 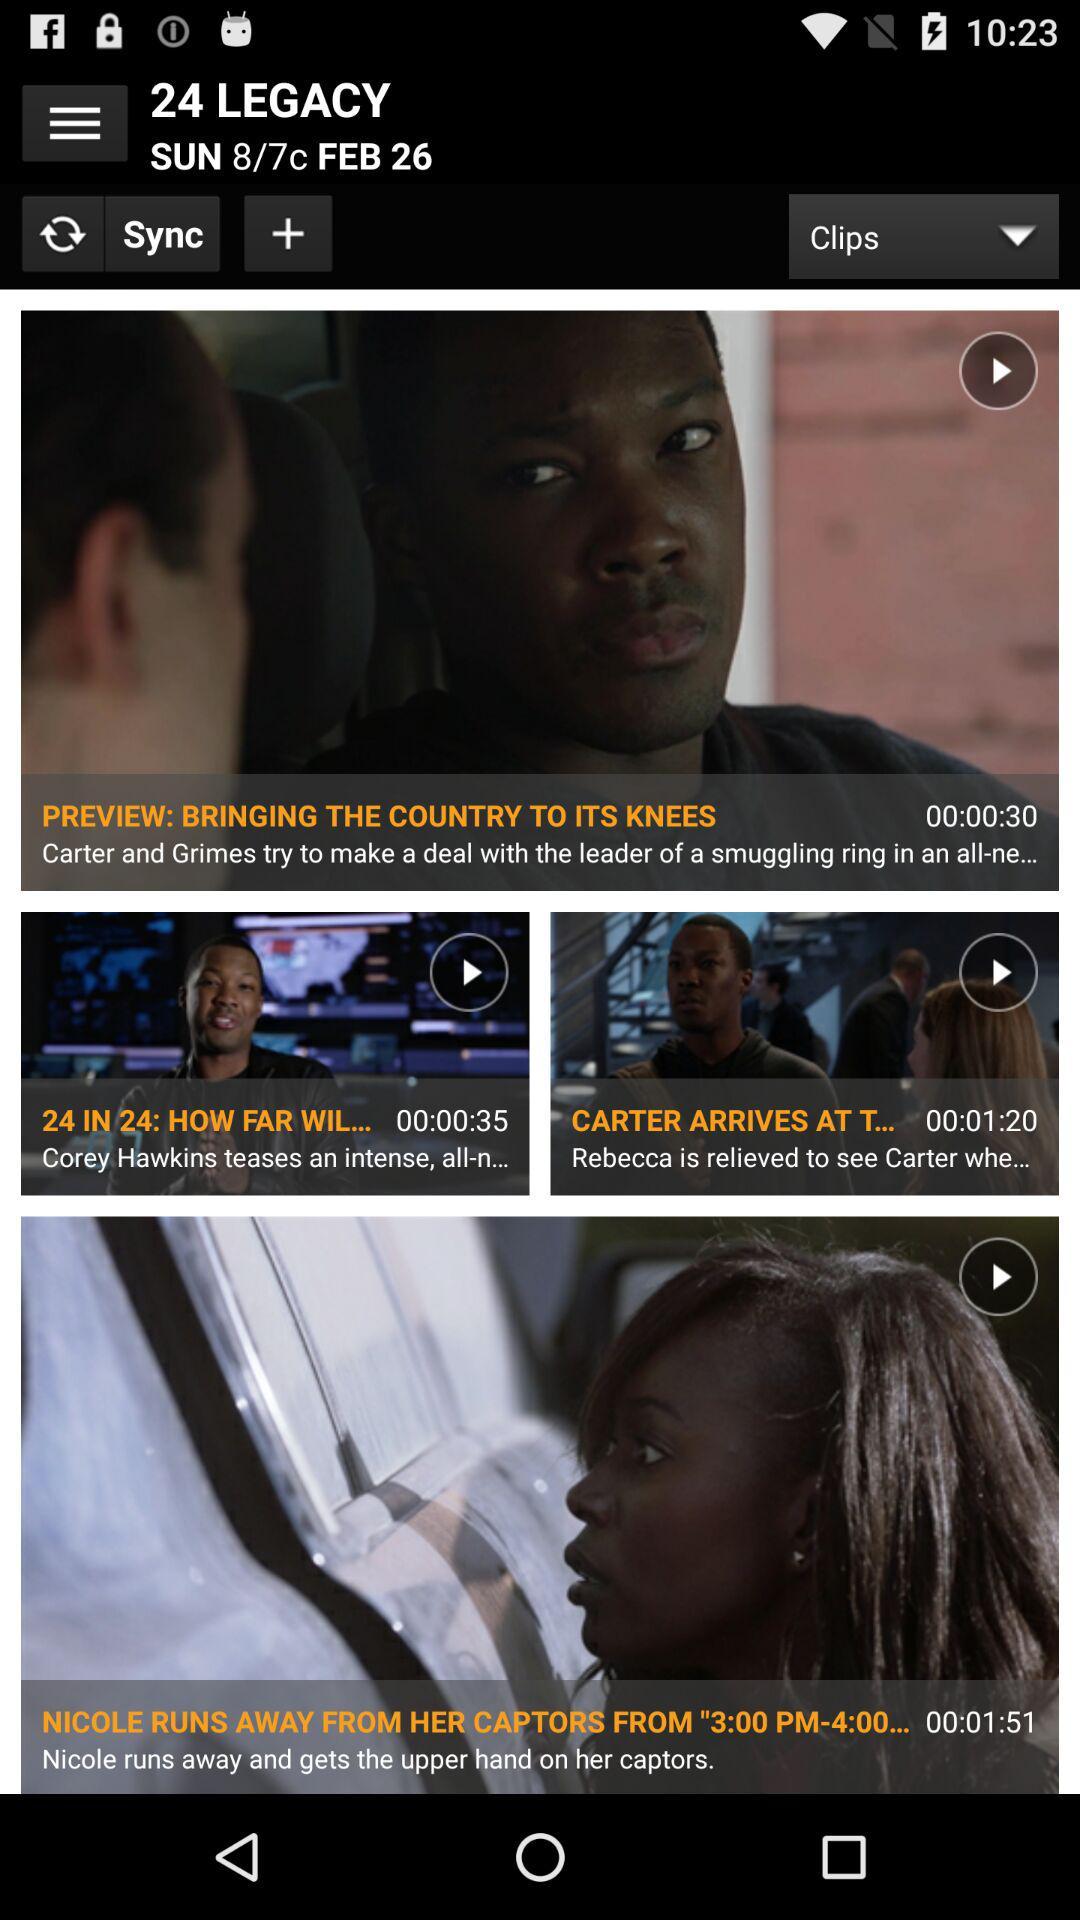 I want to click on added, so click(x=289, y=233).